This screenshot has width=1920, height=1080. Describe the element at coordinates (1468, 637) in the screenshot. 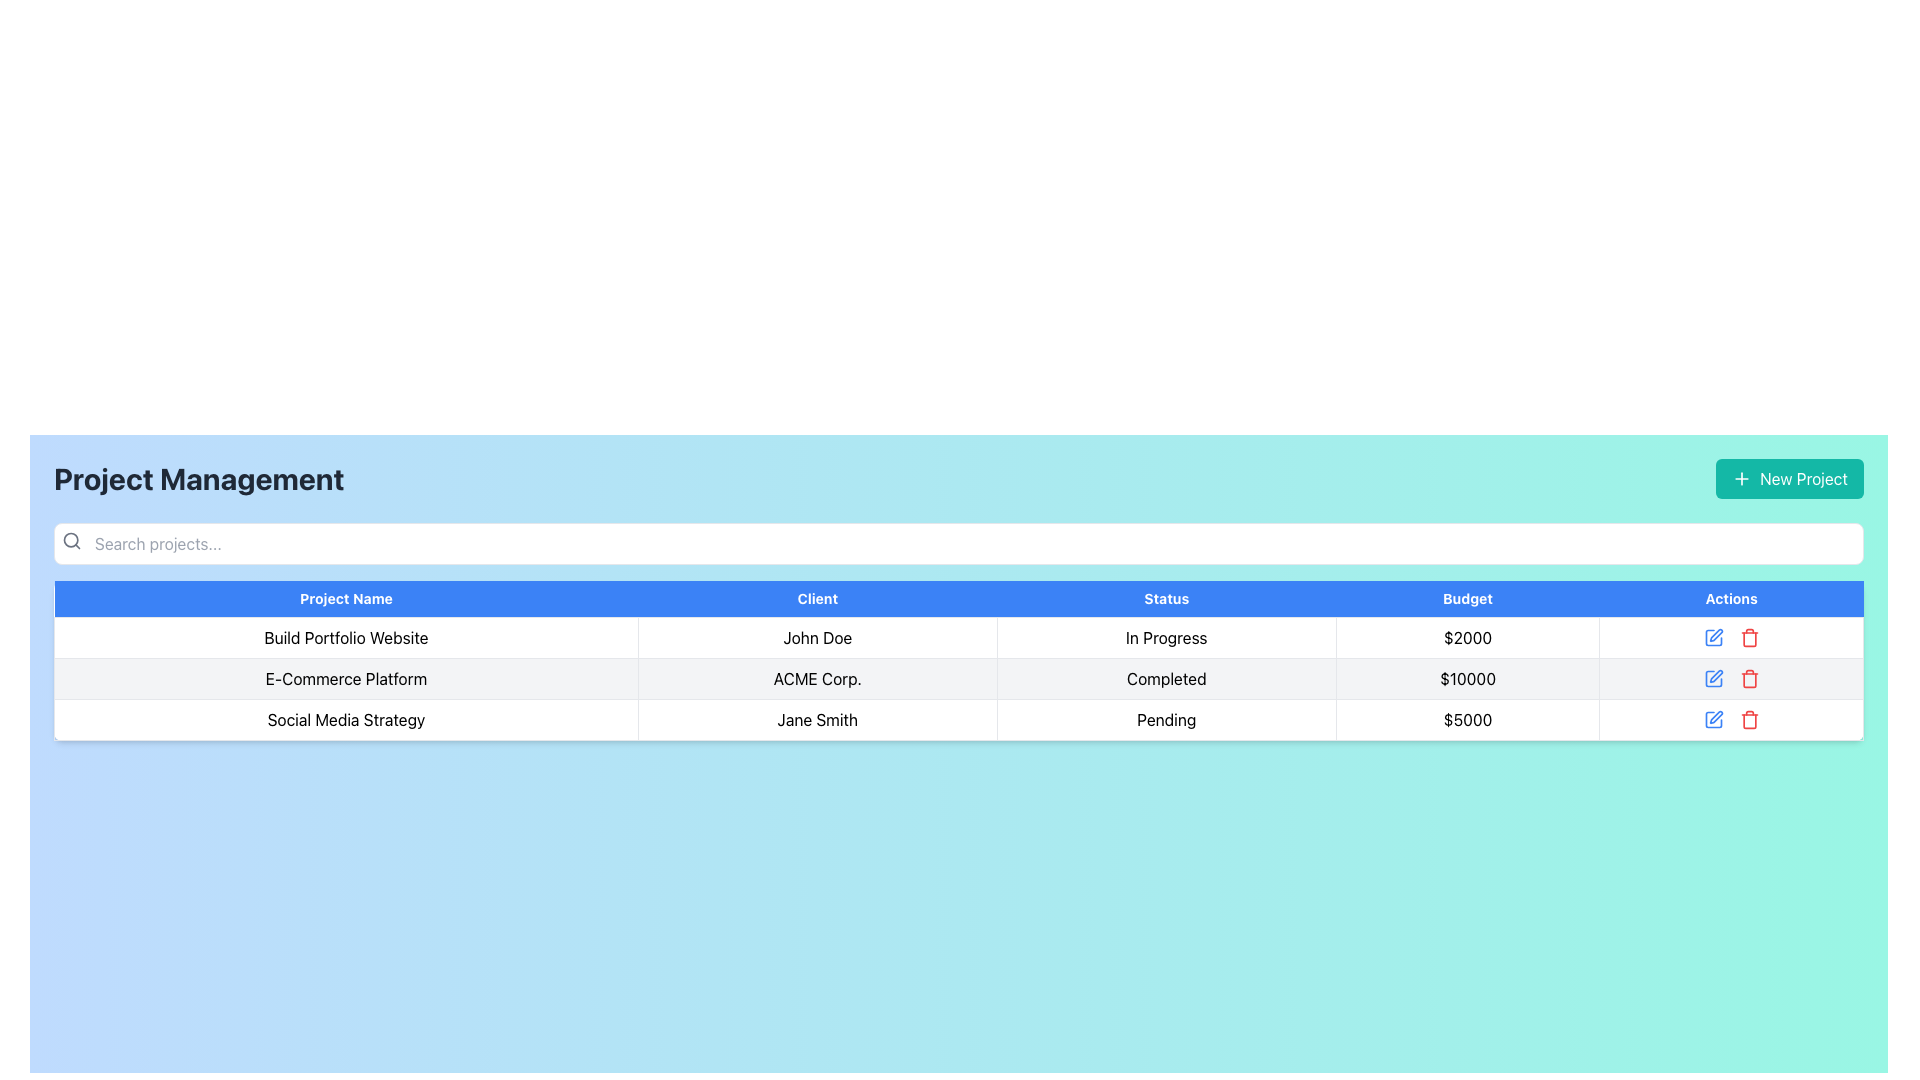

I see `the budget display text for the project titled 'Build Portfolio Website', located in the fourth column under the 'Budget' header` at that location.